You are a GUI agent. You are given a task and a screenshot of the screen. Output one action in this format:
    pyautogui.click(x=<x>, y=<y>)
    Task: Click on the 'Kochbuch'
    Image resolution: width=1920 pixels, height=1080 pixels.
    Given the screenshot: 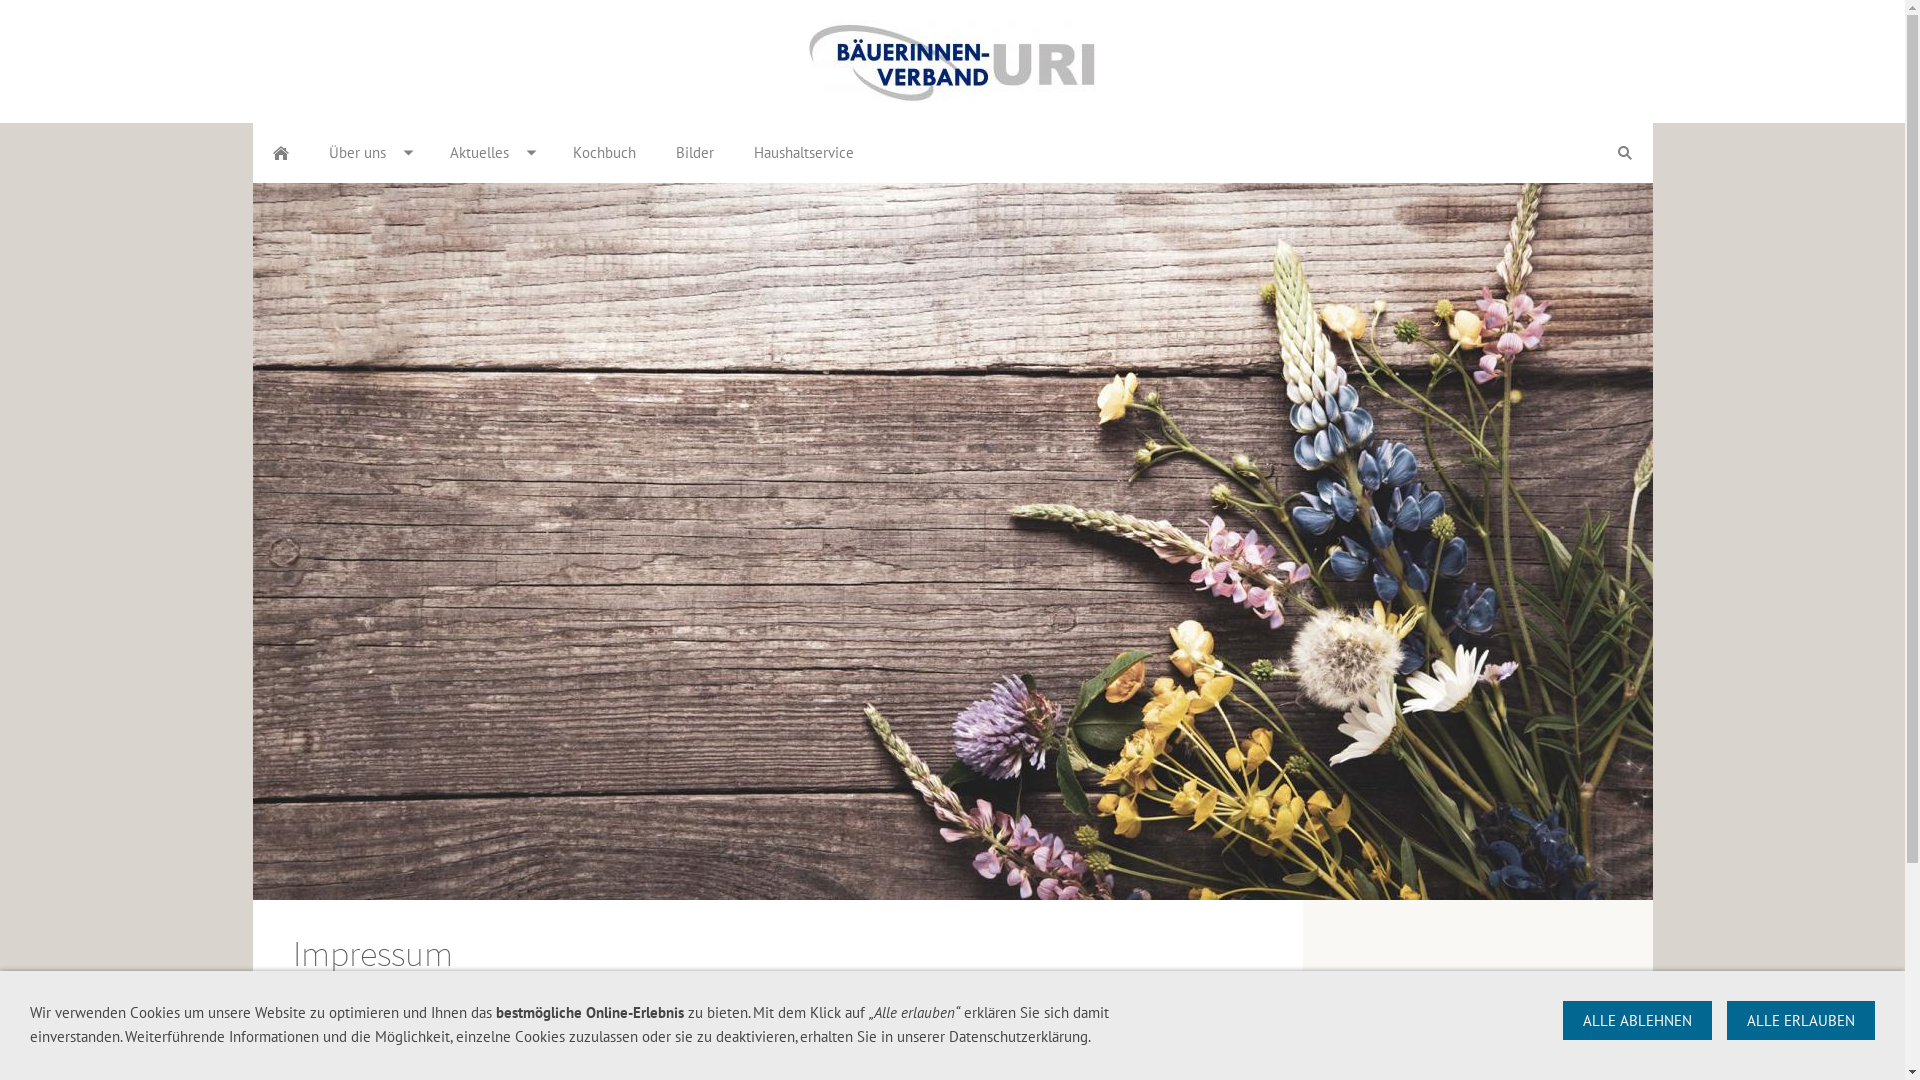 What is the action you would take?
    pyautogui.click(x=602, y=152)
    